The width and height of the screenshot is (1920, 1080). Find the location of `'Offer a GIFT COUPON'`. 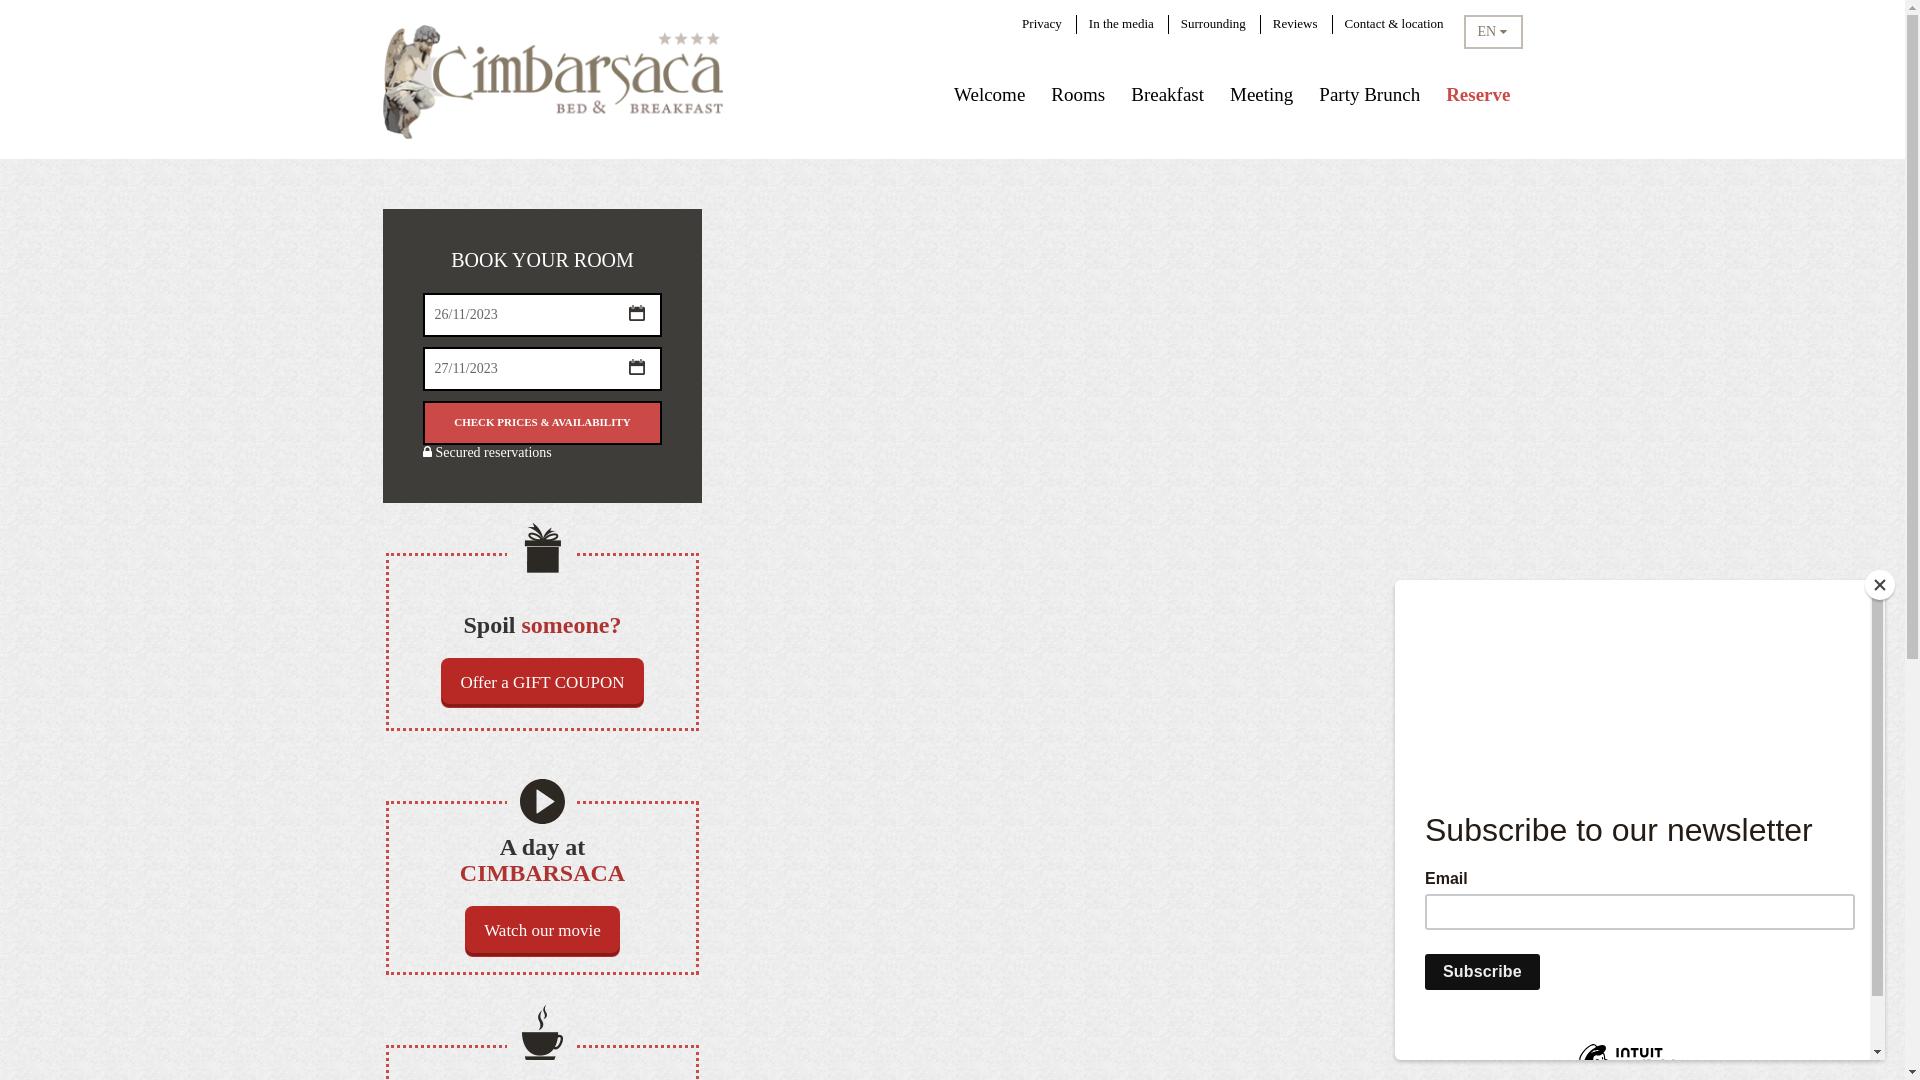

'Offer a GIFT COUPON' is located at coordinates (542, 681).